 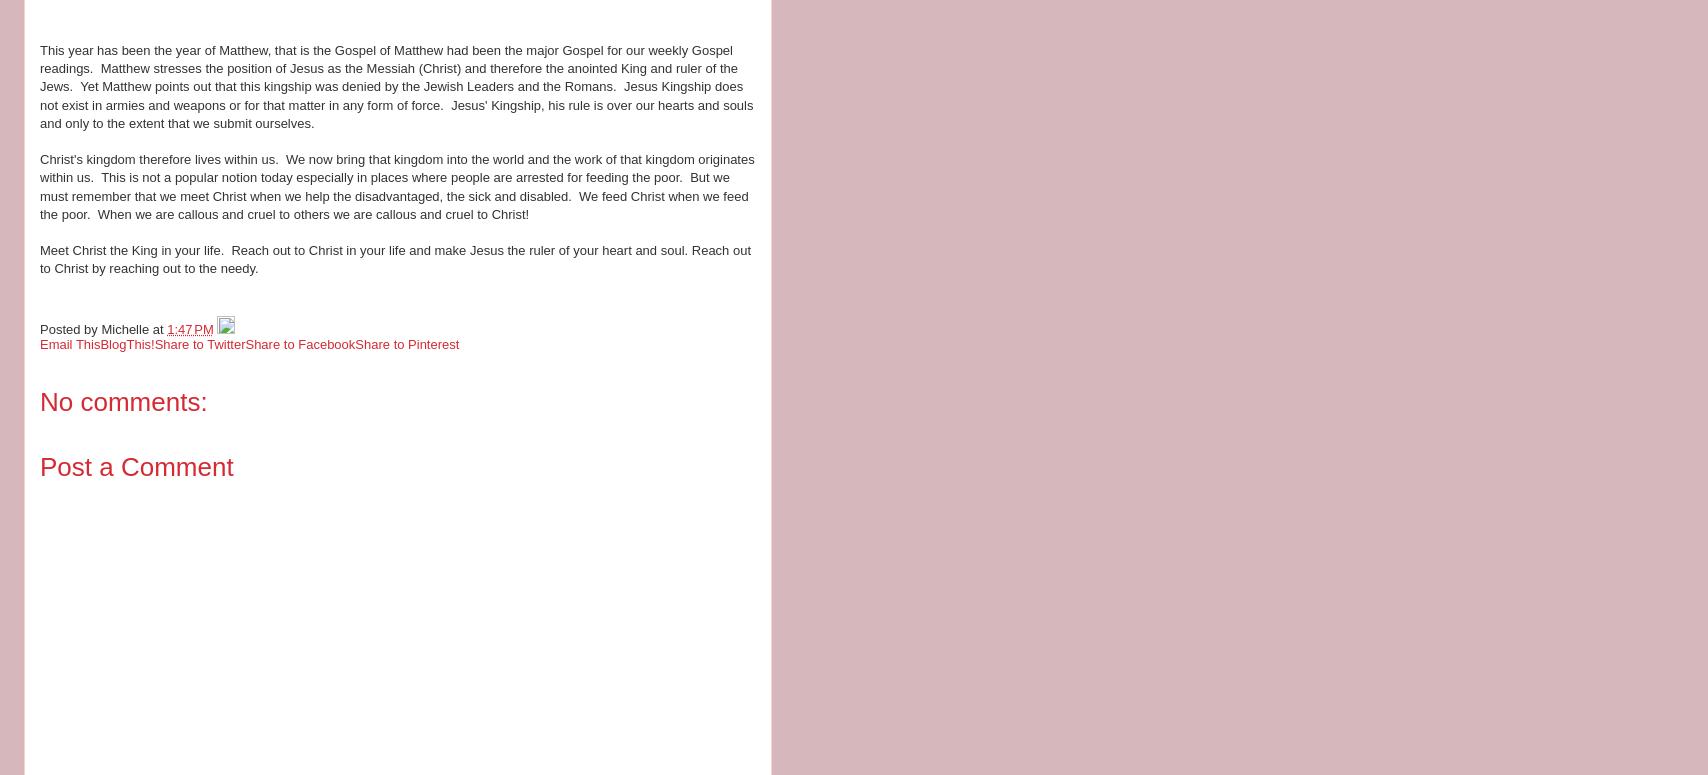 What do you see at coordinates (70, 328) in the screenshot?
I see `'Posted by'` at bounding box center [70, 328].